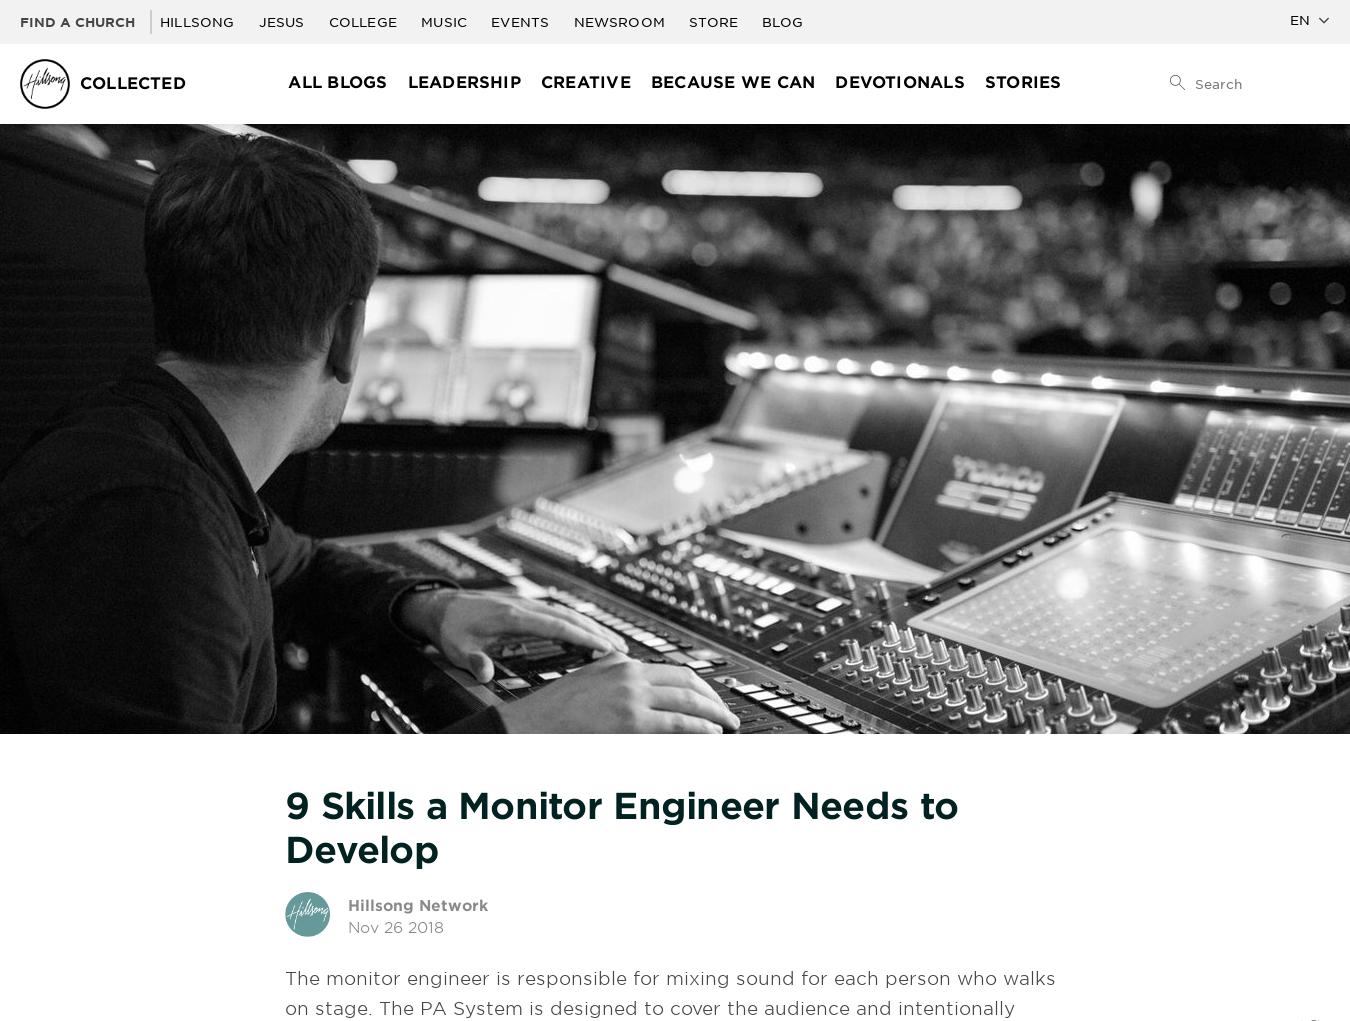  Describe the element at coordinates (198, 21) in the screenshot. I see `'Hillsong'` at that location.